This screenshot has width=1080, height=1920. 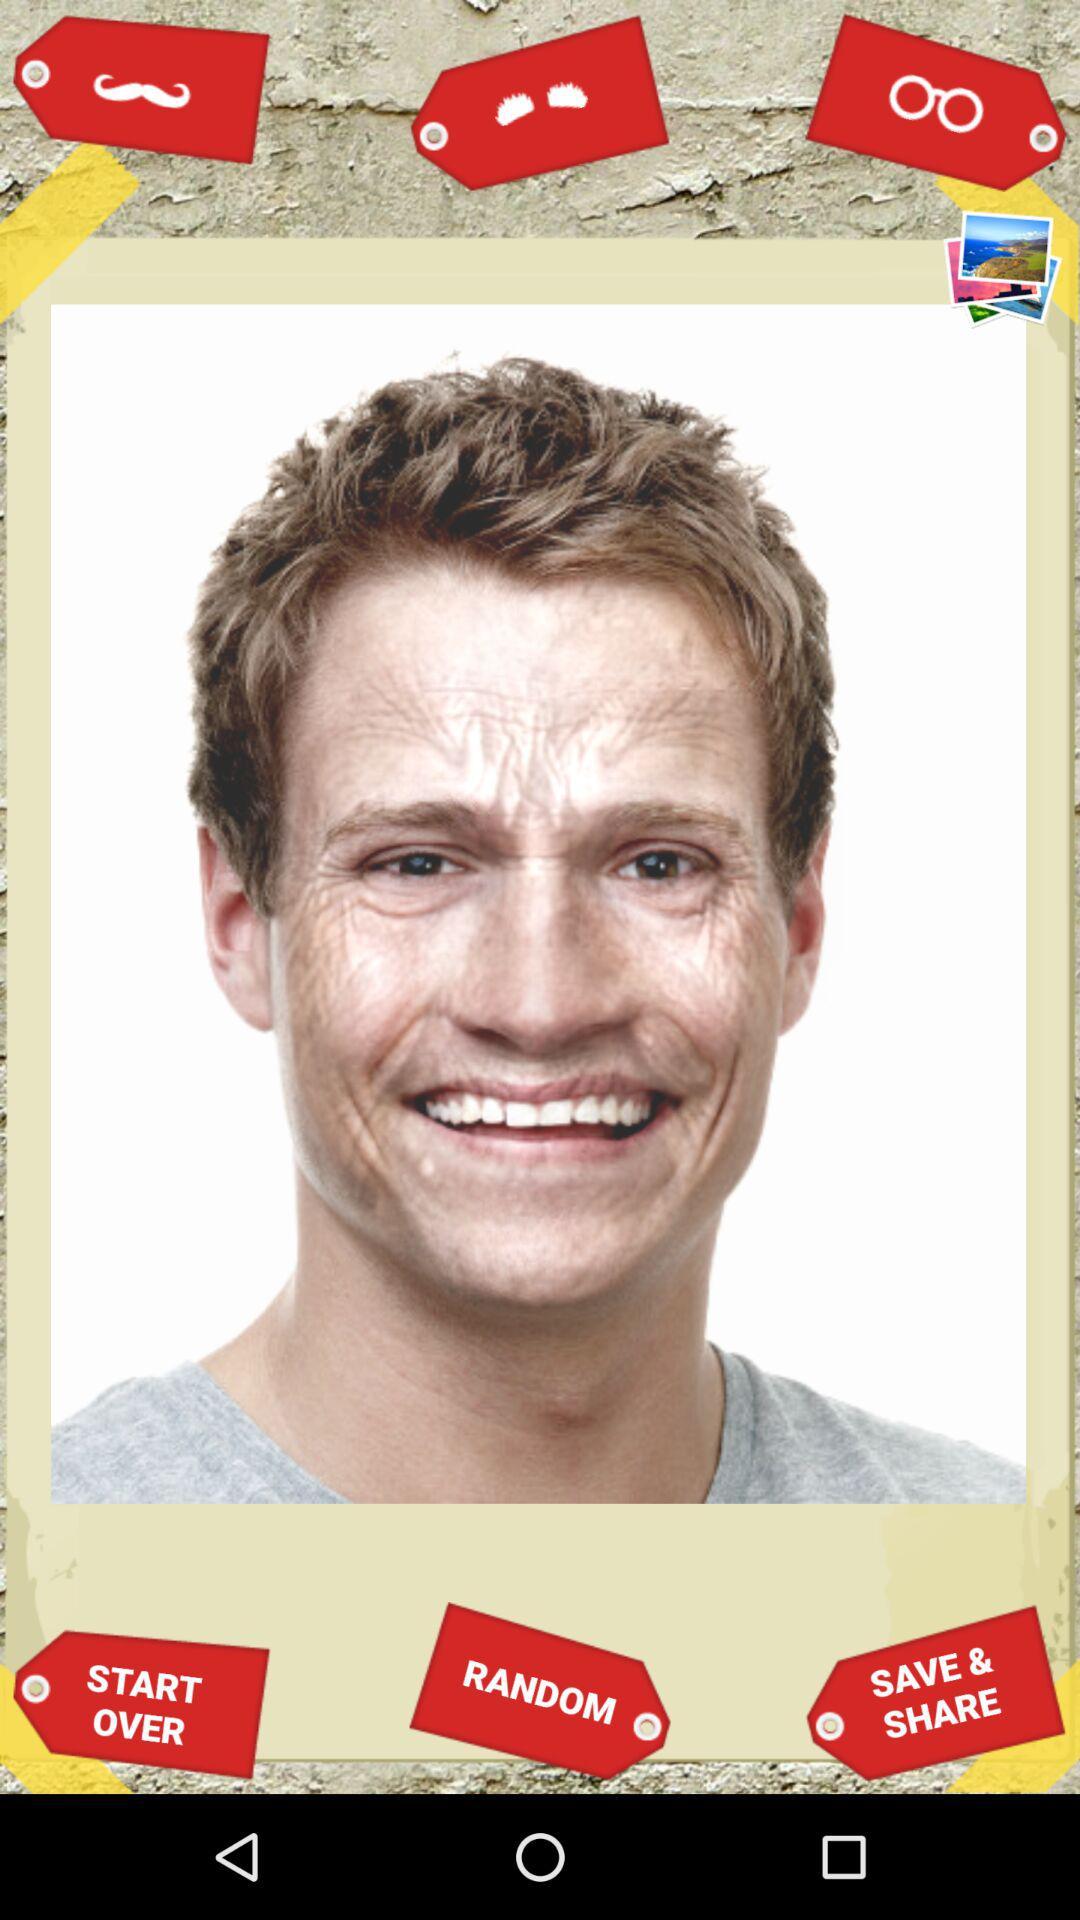 What do you see at coordinates (141, 1703) in the screenshot?
I see `the icon next to random icon` at bounding box center [141, 1703].